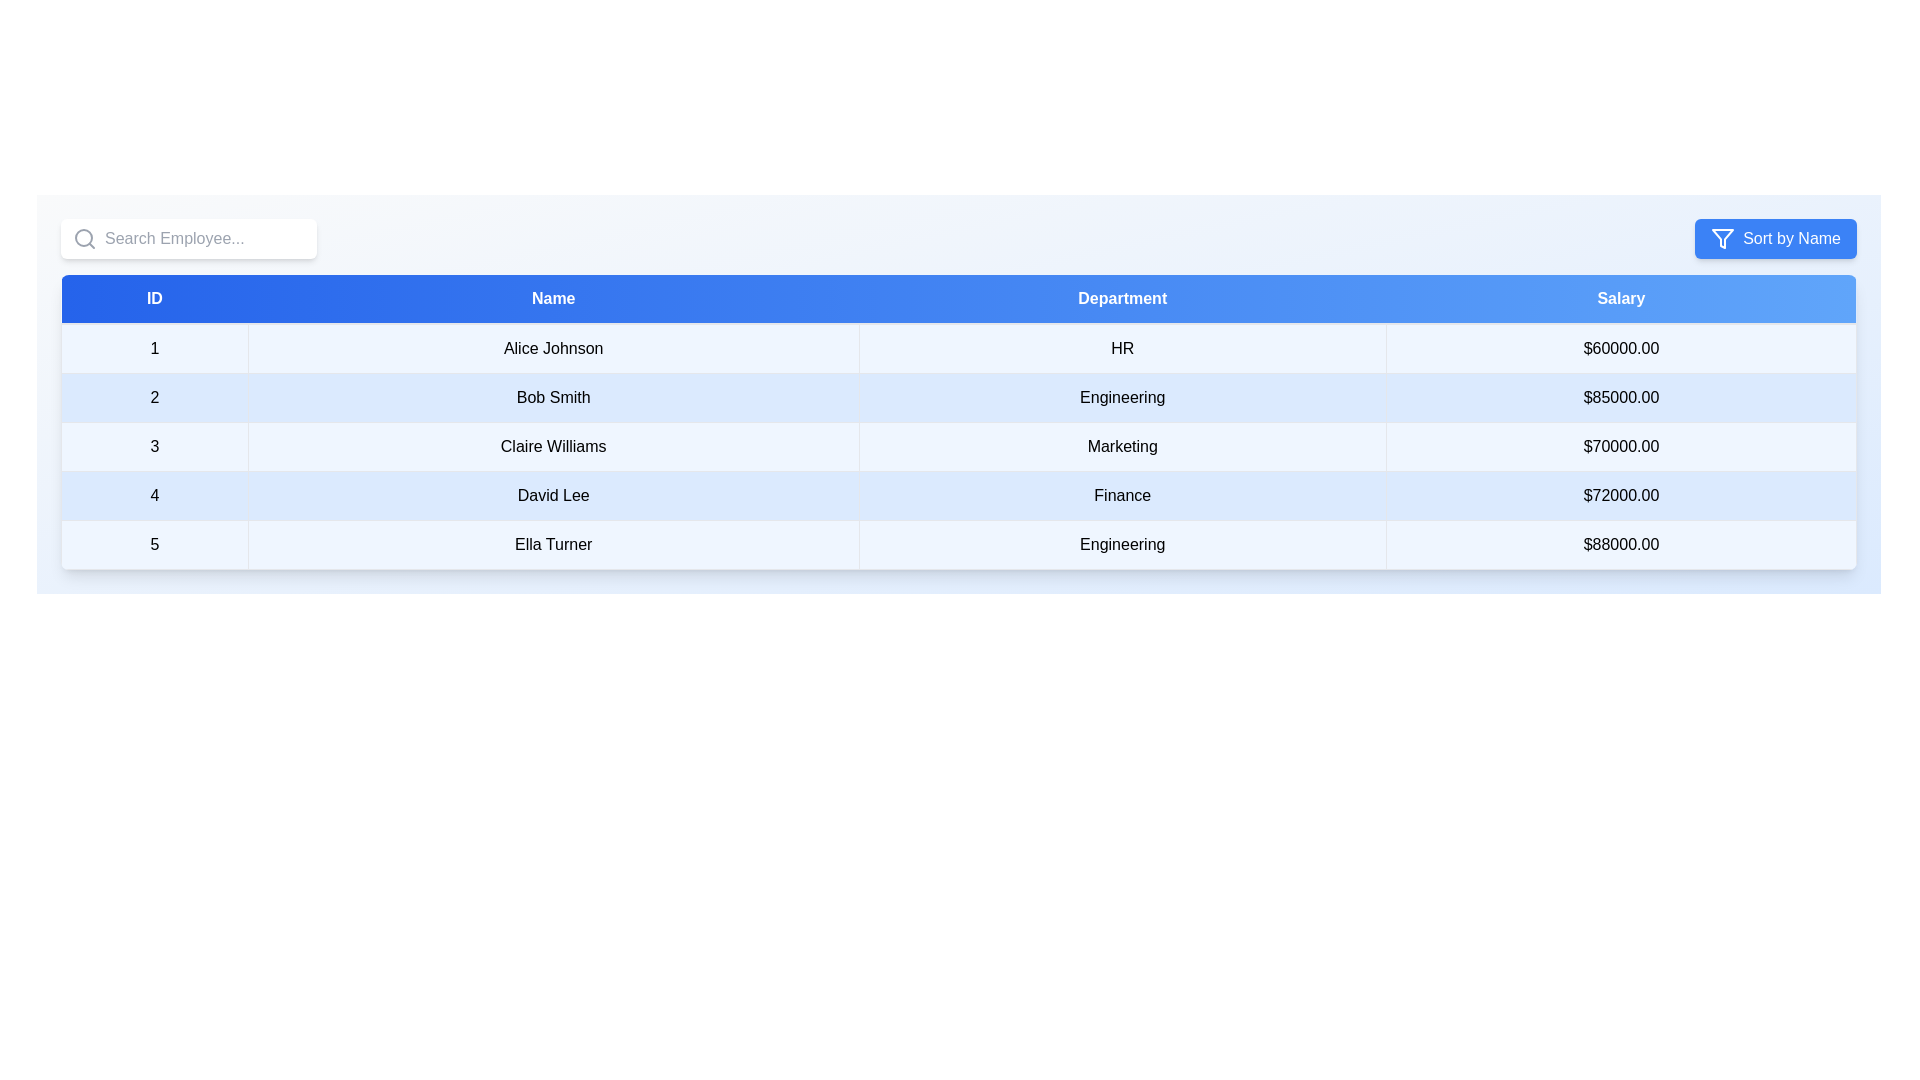 The width and height of the screenshot is (1920, 1080). Describe the element at coordinates (1122, 299) in the screenshot. I see `the 'Department' column header text label in the table, which is located in the third column position, between 'Name' and 'Salary'` at that location.